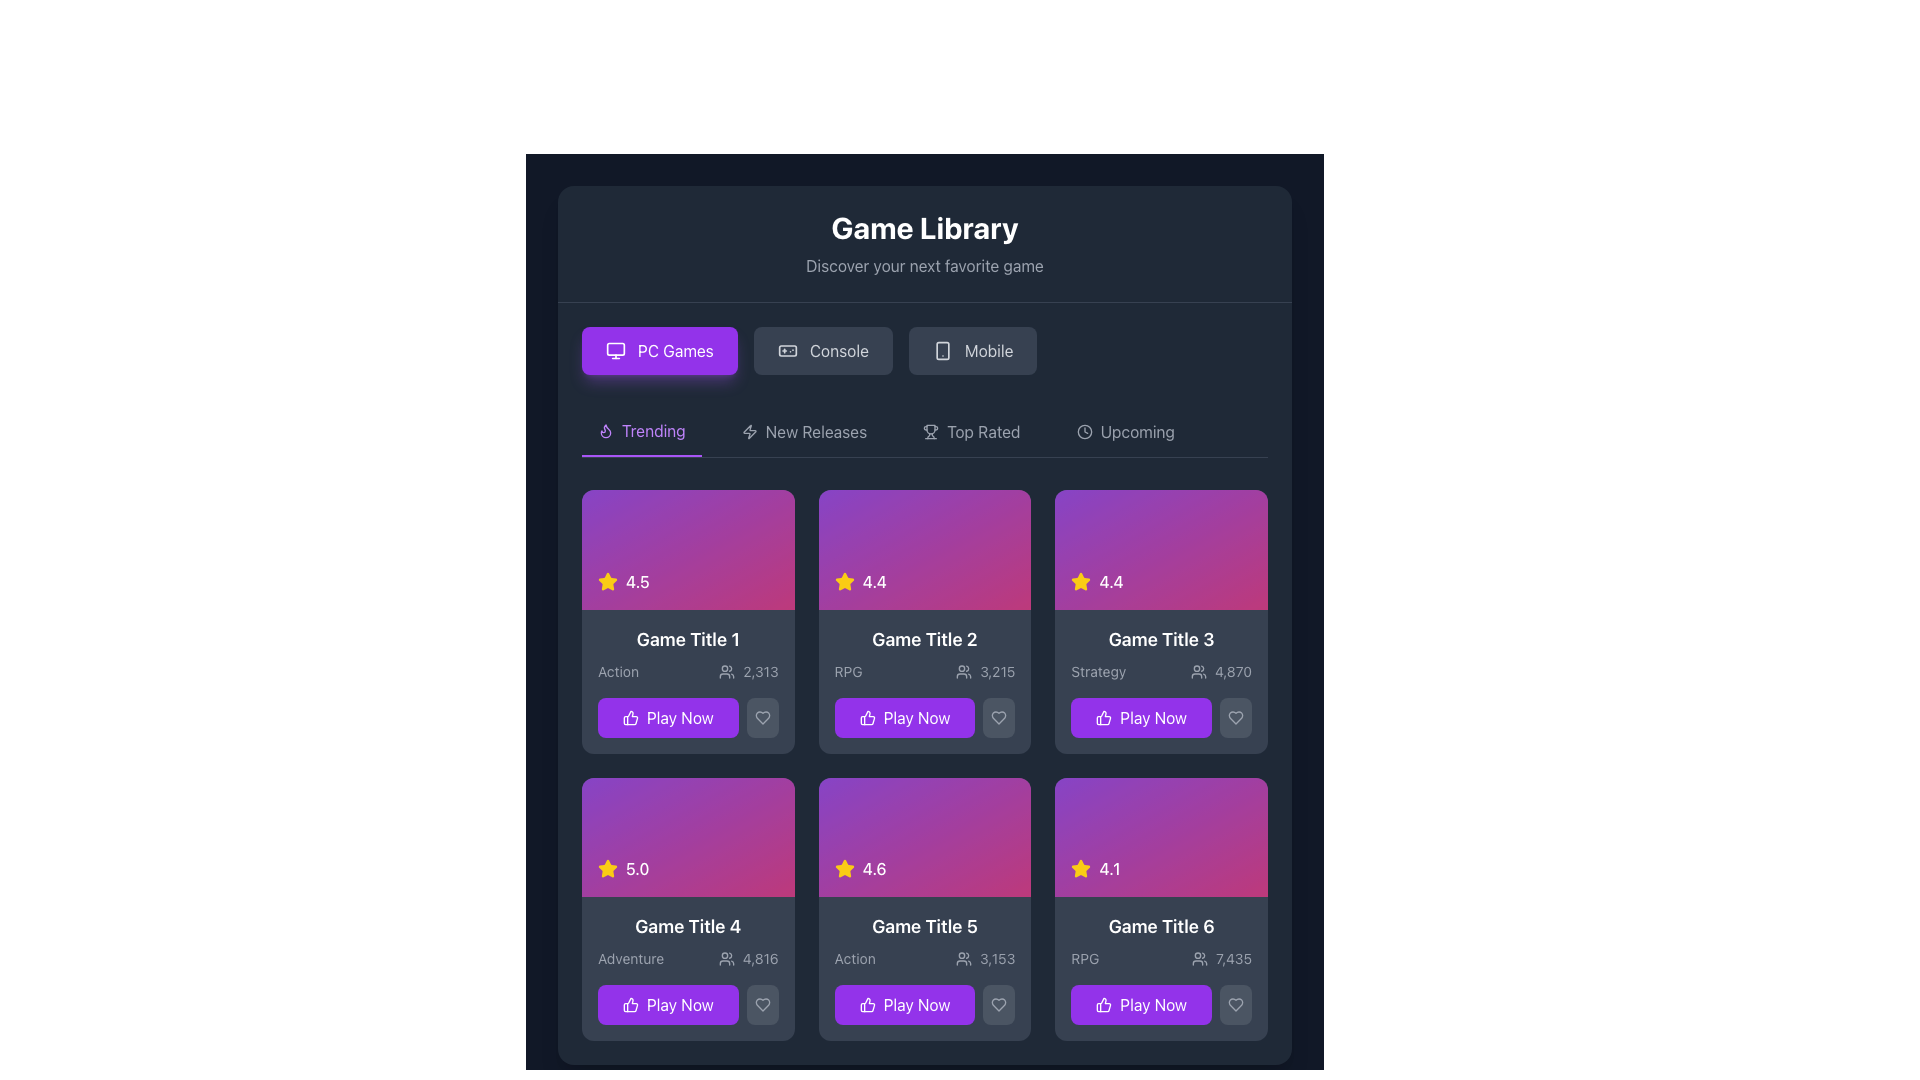  Describe the element at coordinates (761, 716) in the screenshot. I see `the heart-shaped icon button with a gray outline located at the bottom-right corner of the card for 'Game Title 1'` at that location.